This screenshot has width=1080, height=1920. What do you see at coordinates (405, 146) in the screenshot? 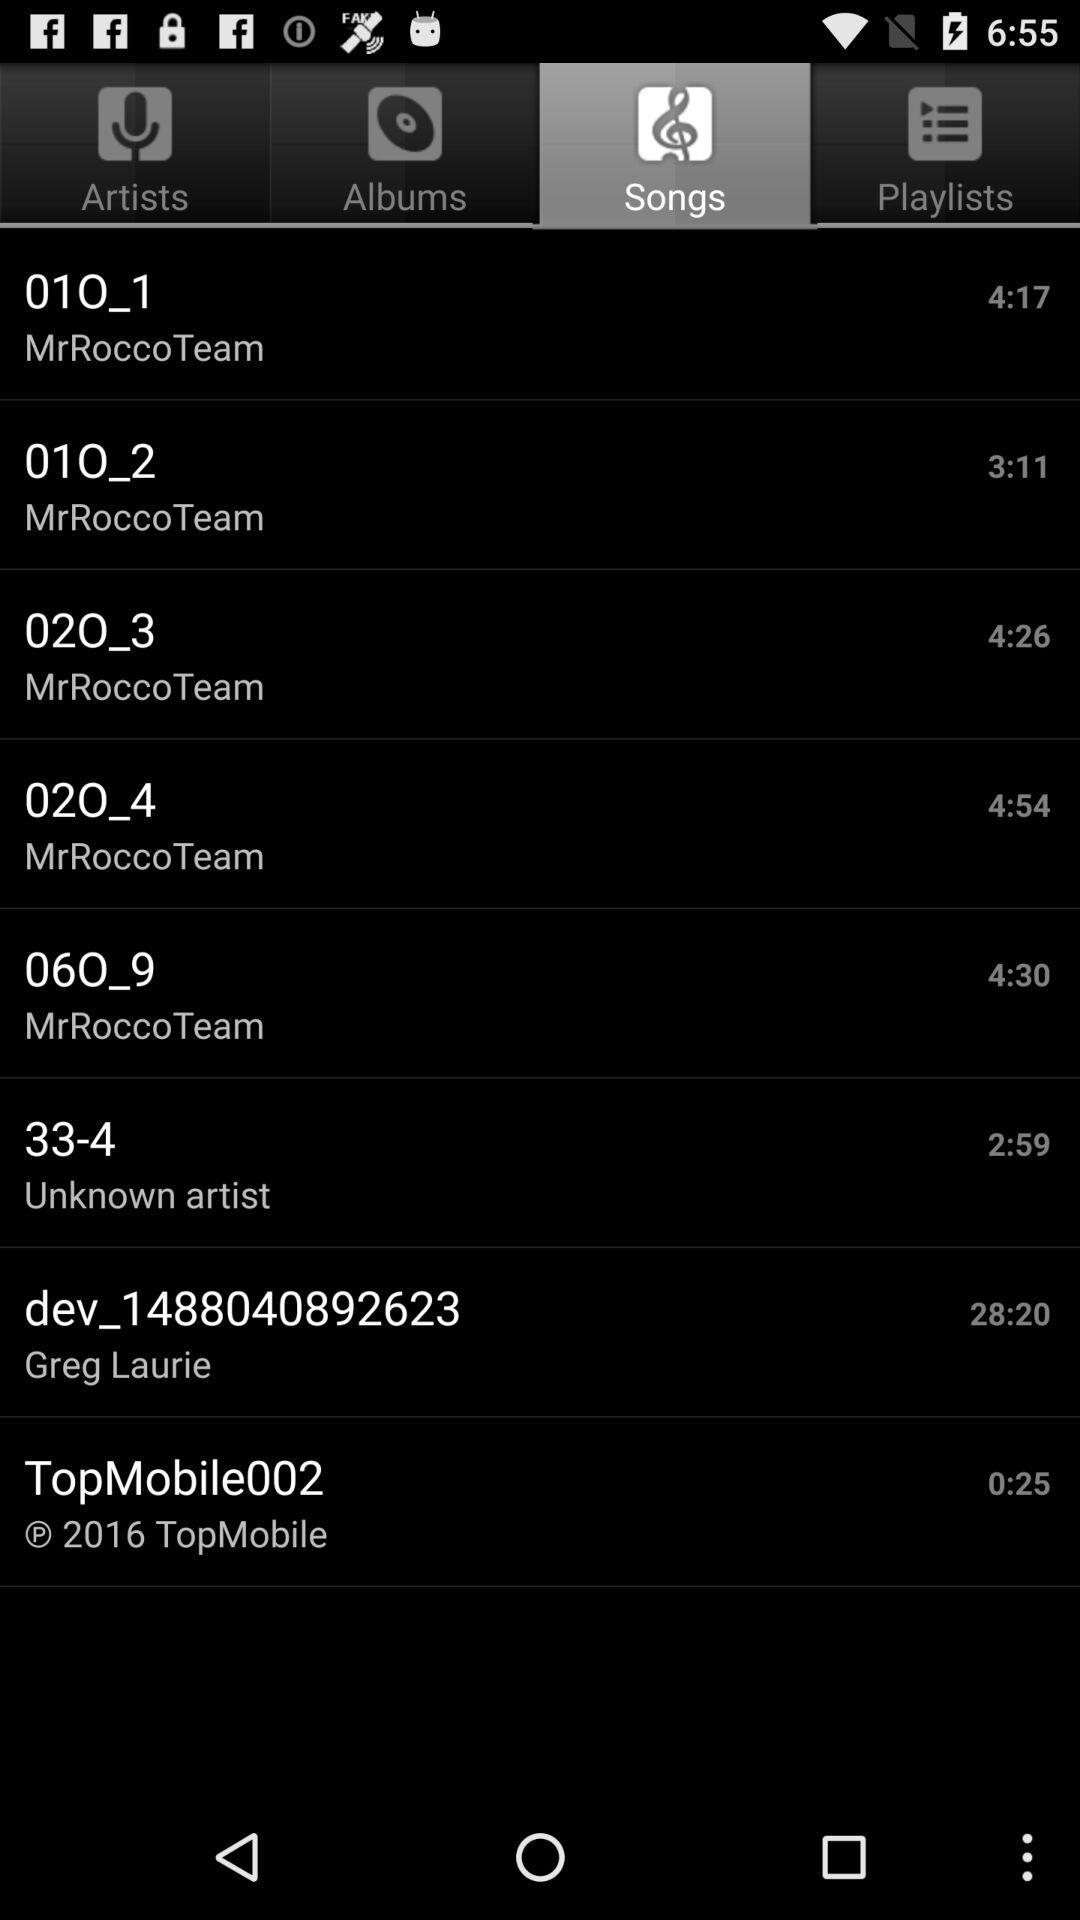
I see `albums app` at bounding box center [405, 146].